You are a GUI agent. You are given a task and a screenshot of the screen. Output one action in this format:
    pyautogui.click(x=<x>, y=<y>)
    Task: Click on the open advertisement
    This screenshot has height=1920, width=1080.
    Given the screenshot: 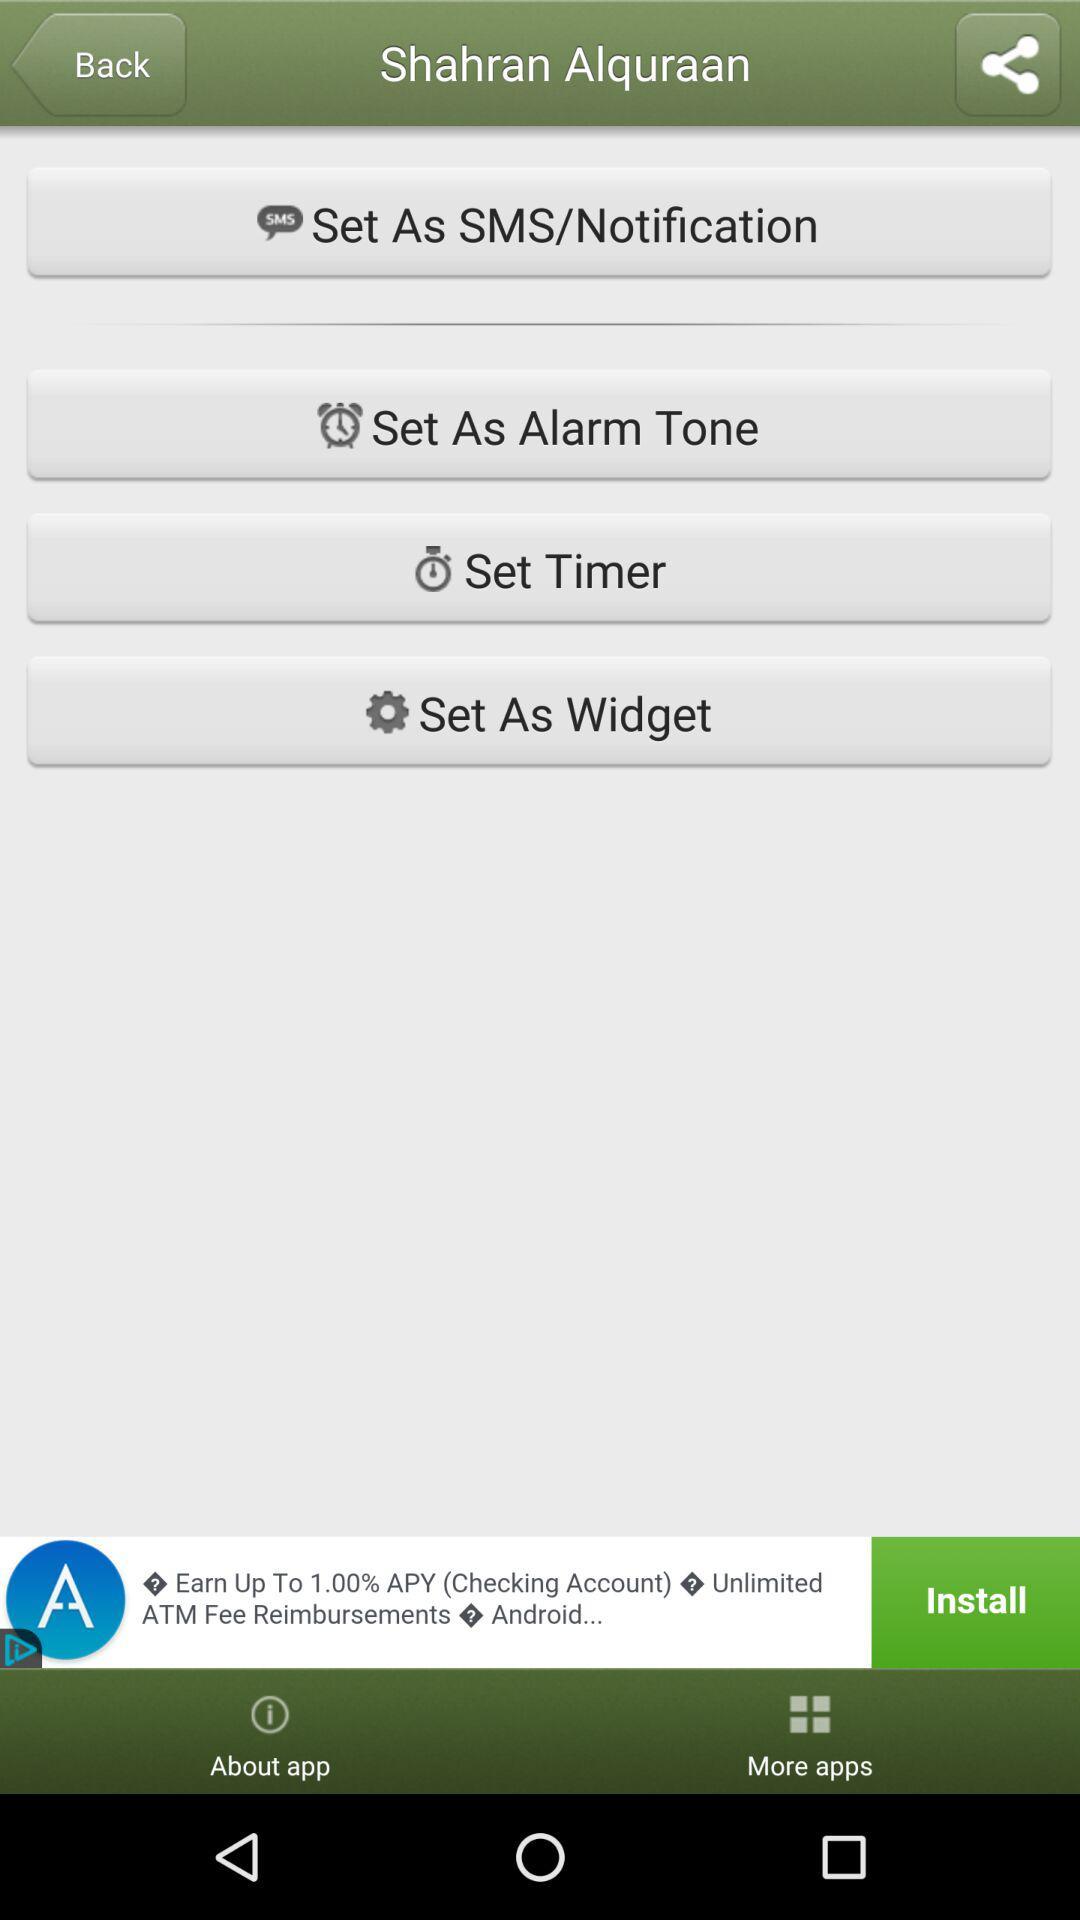 What is the action you would take?
    pyautogui.click(x=540, y=1602)
    